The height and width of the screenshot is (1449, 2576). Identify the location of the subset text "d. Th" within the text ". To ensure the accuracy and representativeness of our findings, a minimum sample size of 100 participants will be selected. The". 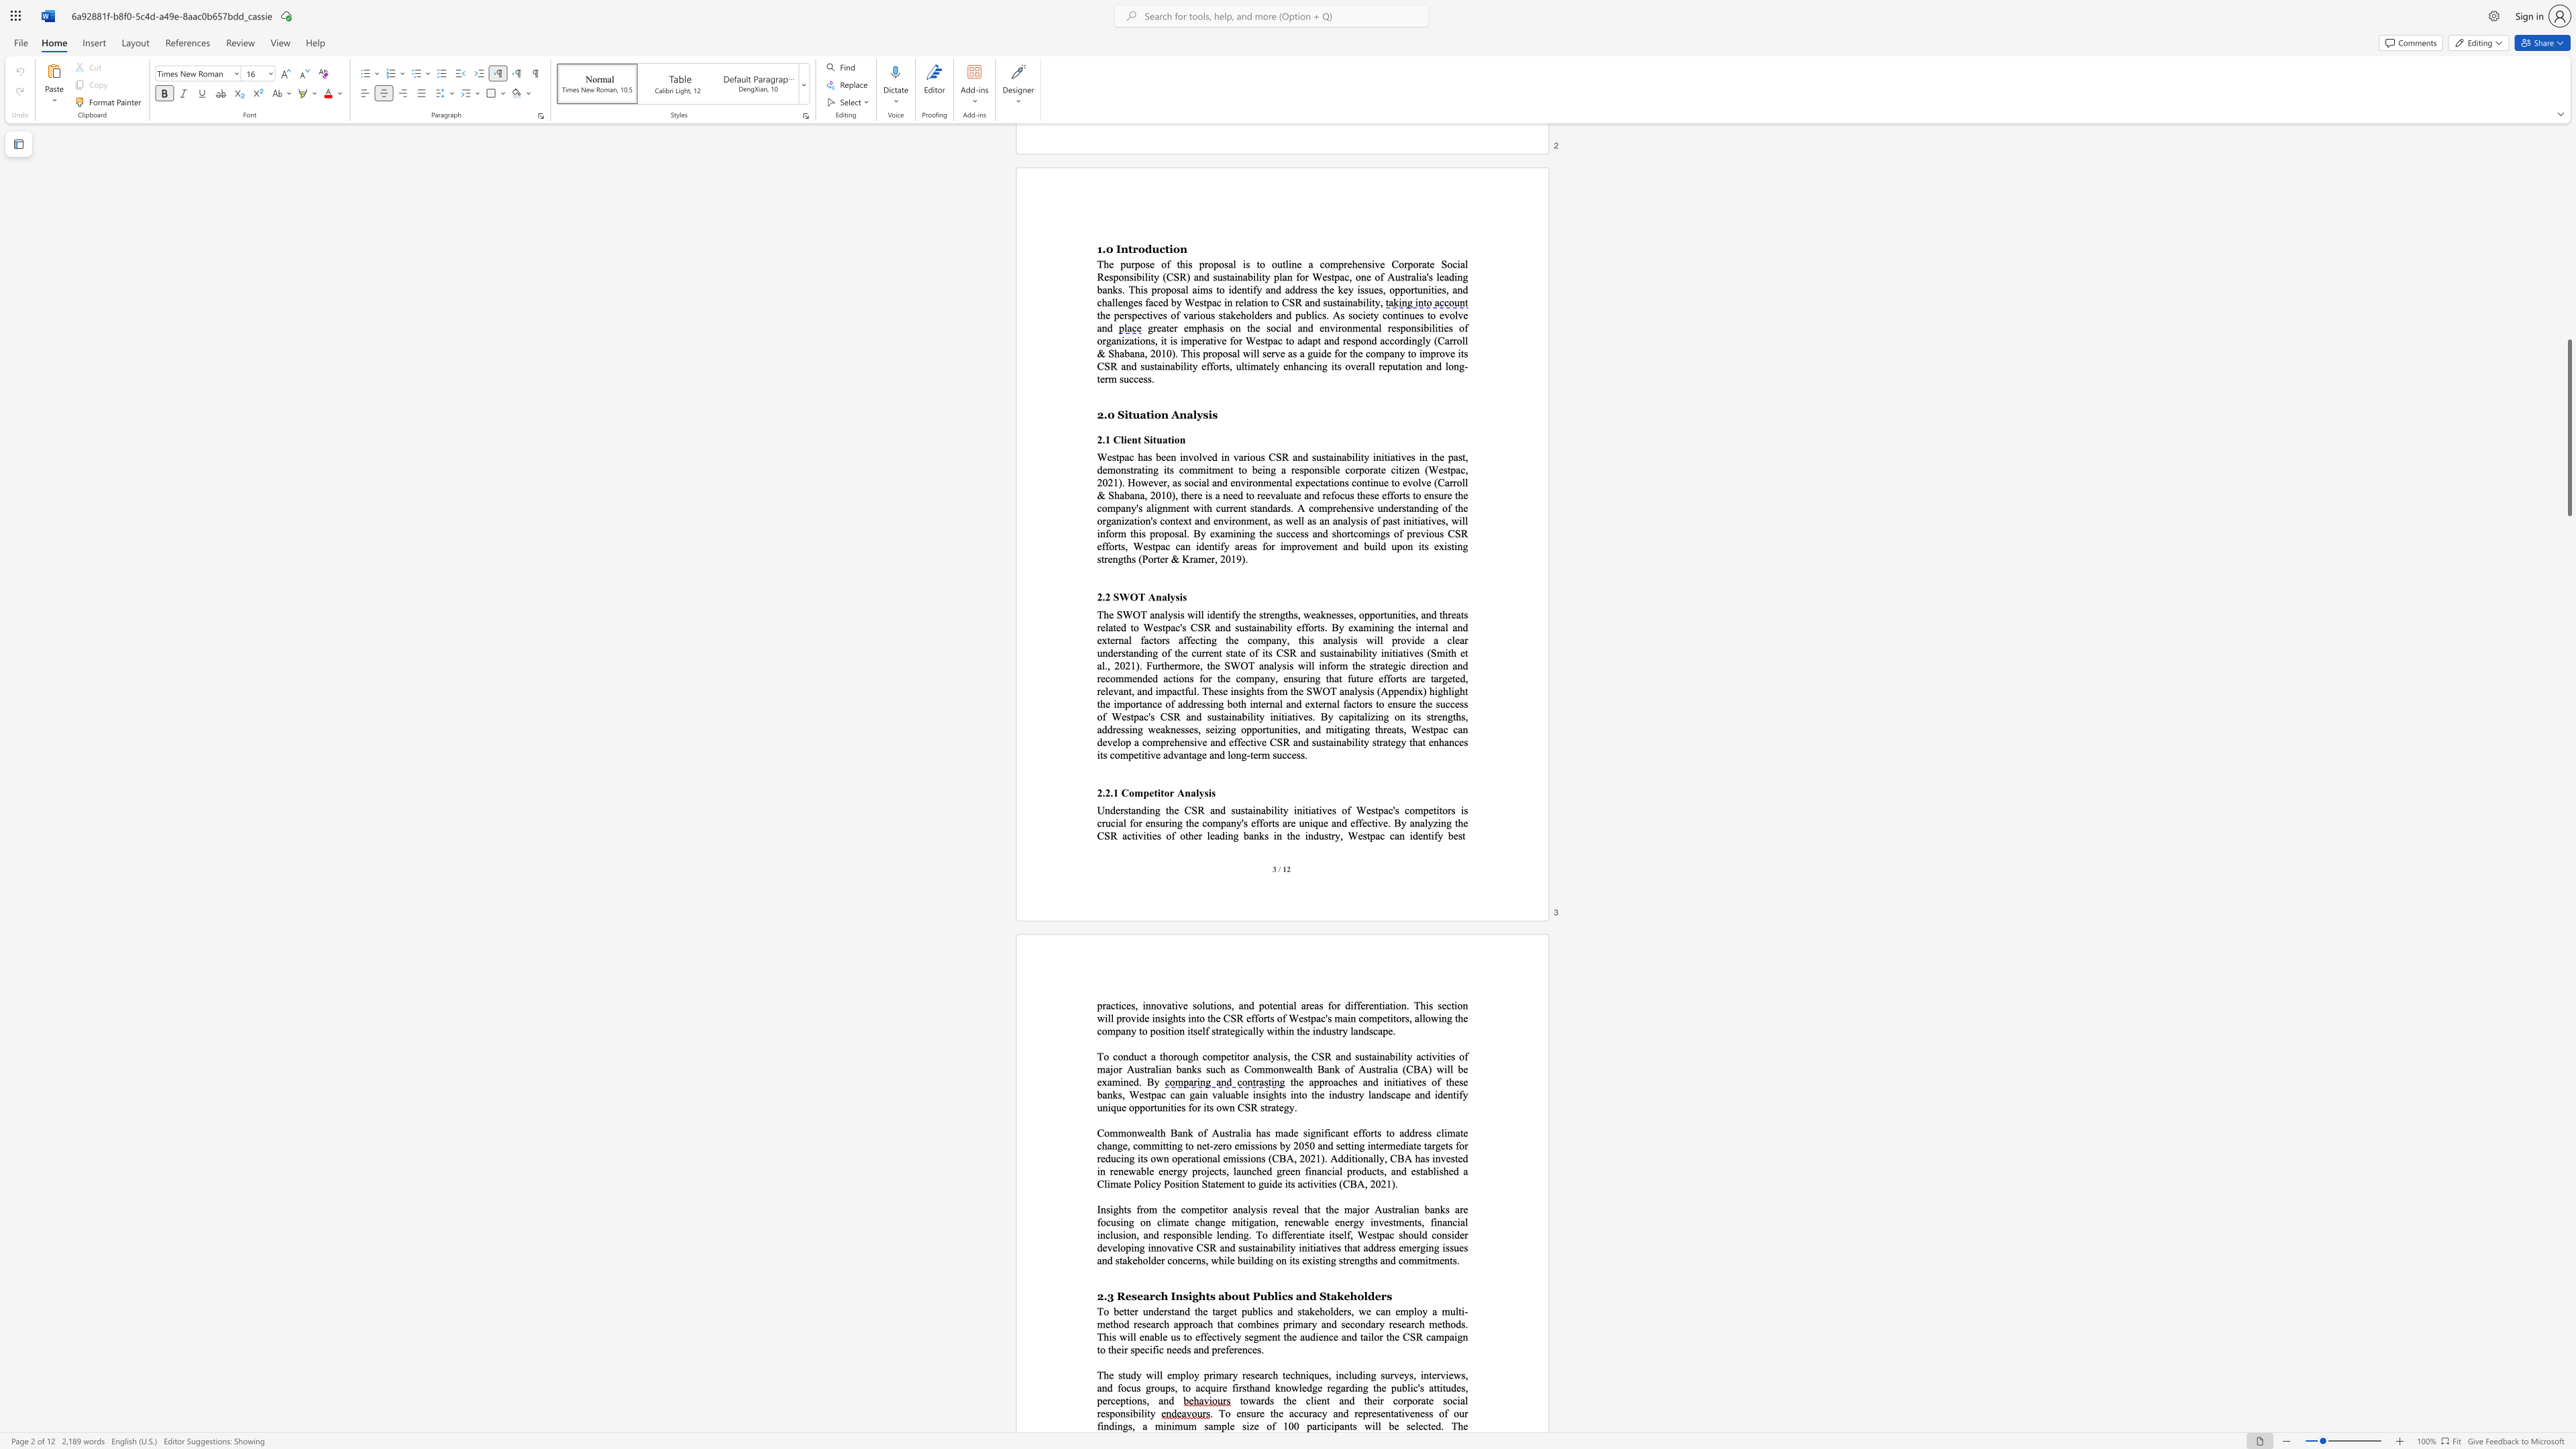
(1435, 1426).